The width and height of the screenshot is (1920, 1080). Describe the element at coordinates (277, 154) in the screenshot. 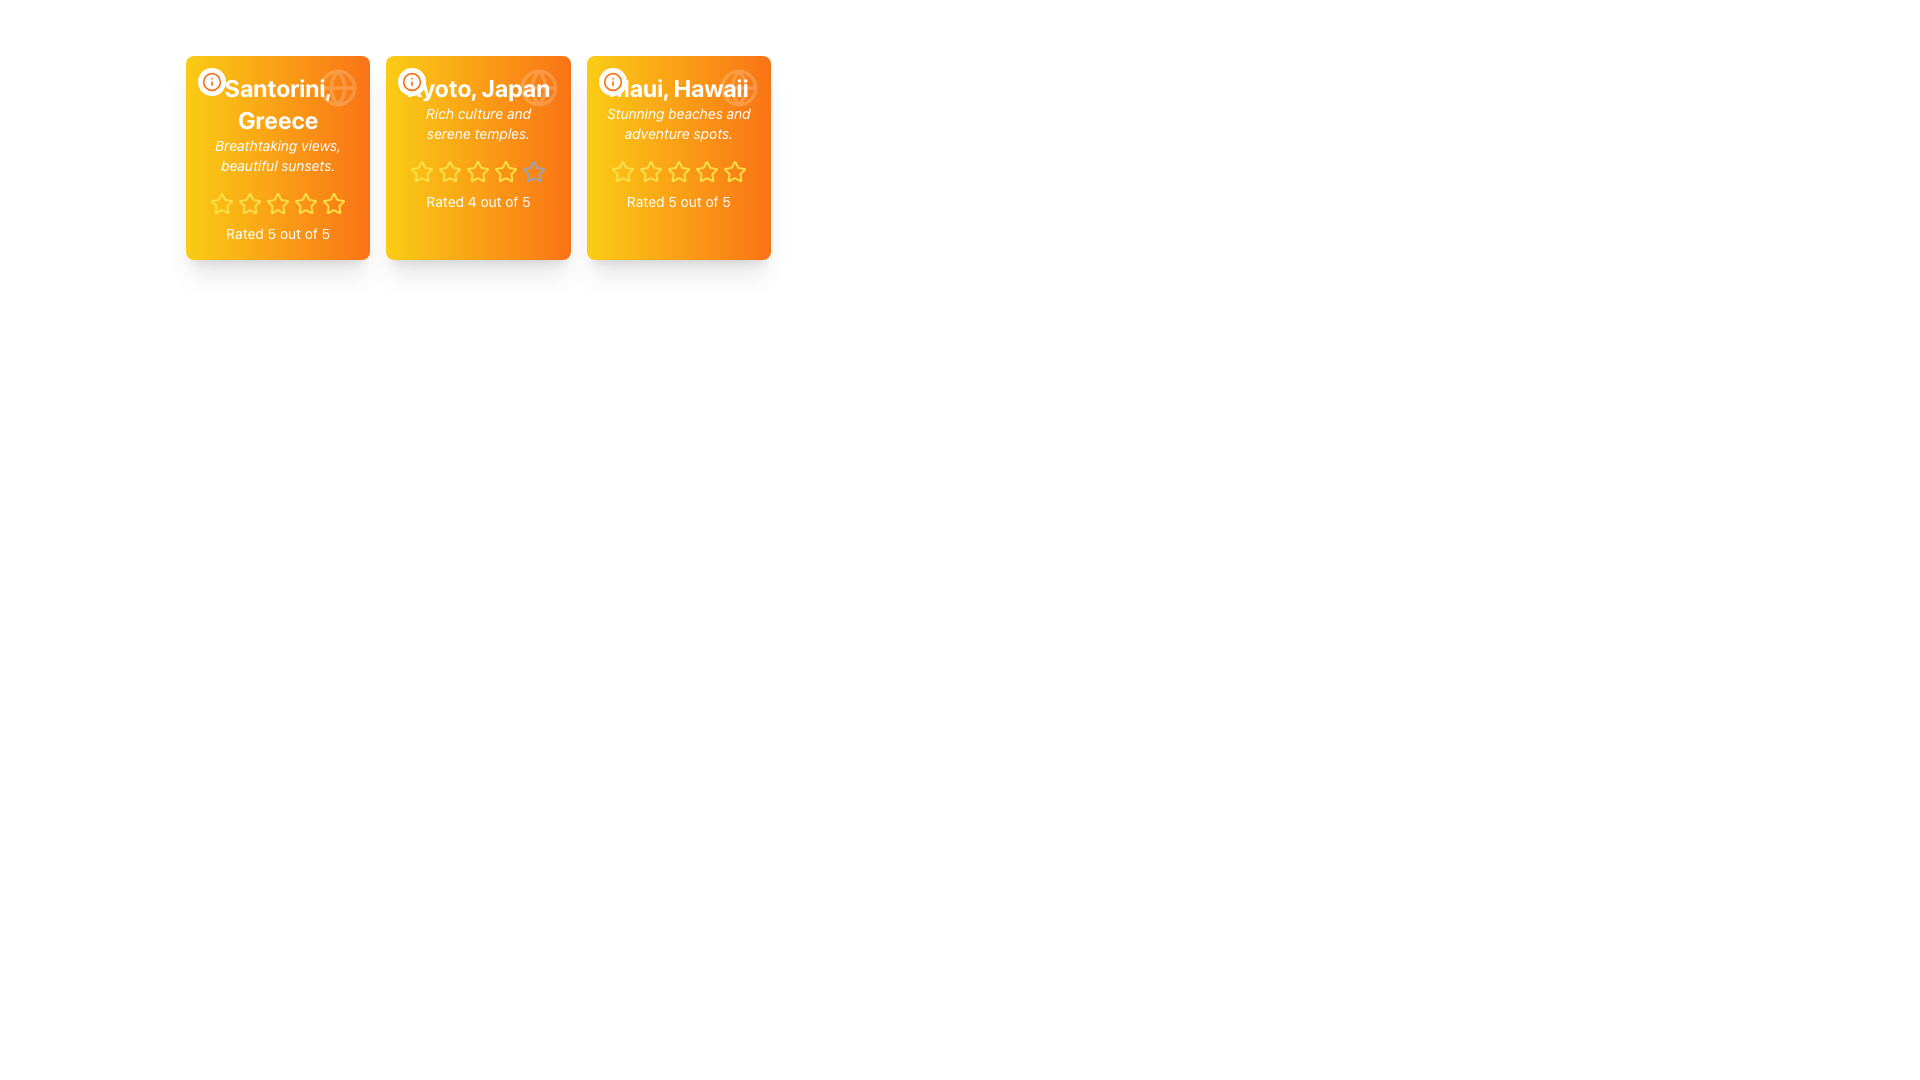

I see `the italicized text label that reads 'Breathtaking views, beautiful sunsets', which is located beneath the title 'Santorini, Greece' in the leftmost card of a horizontally aligned card layout` at that location.